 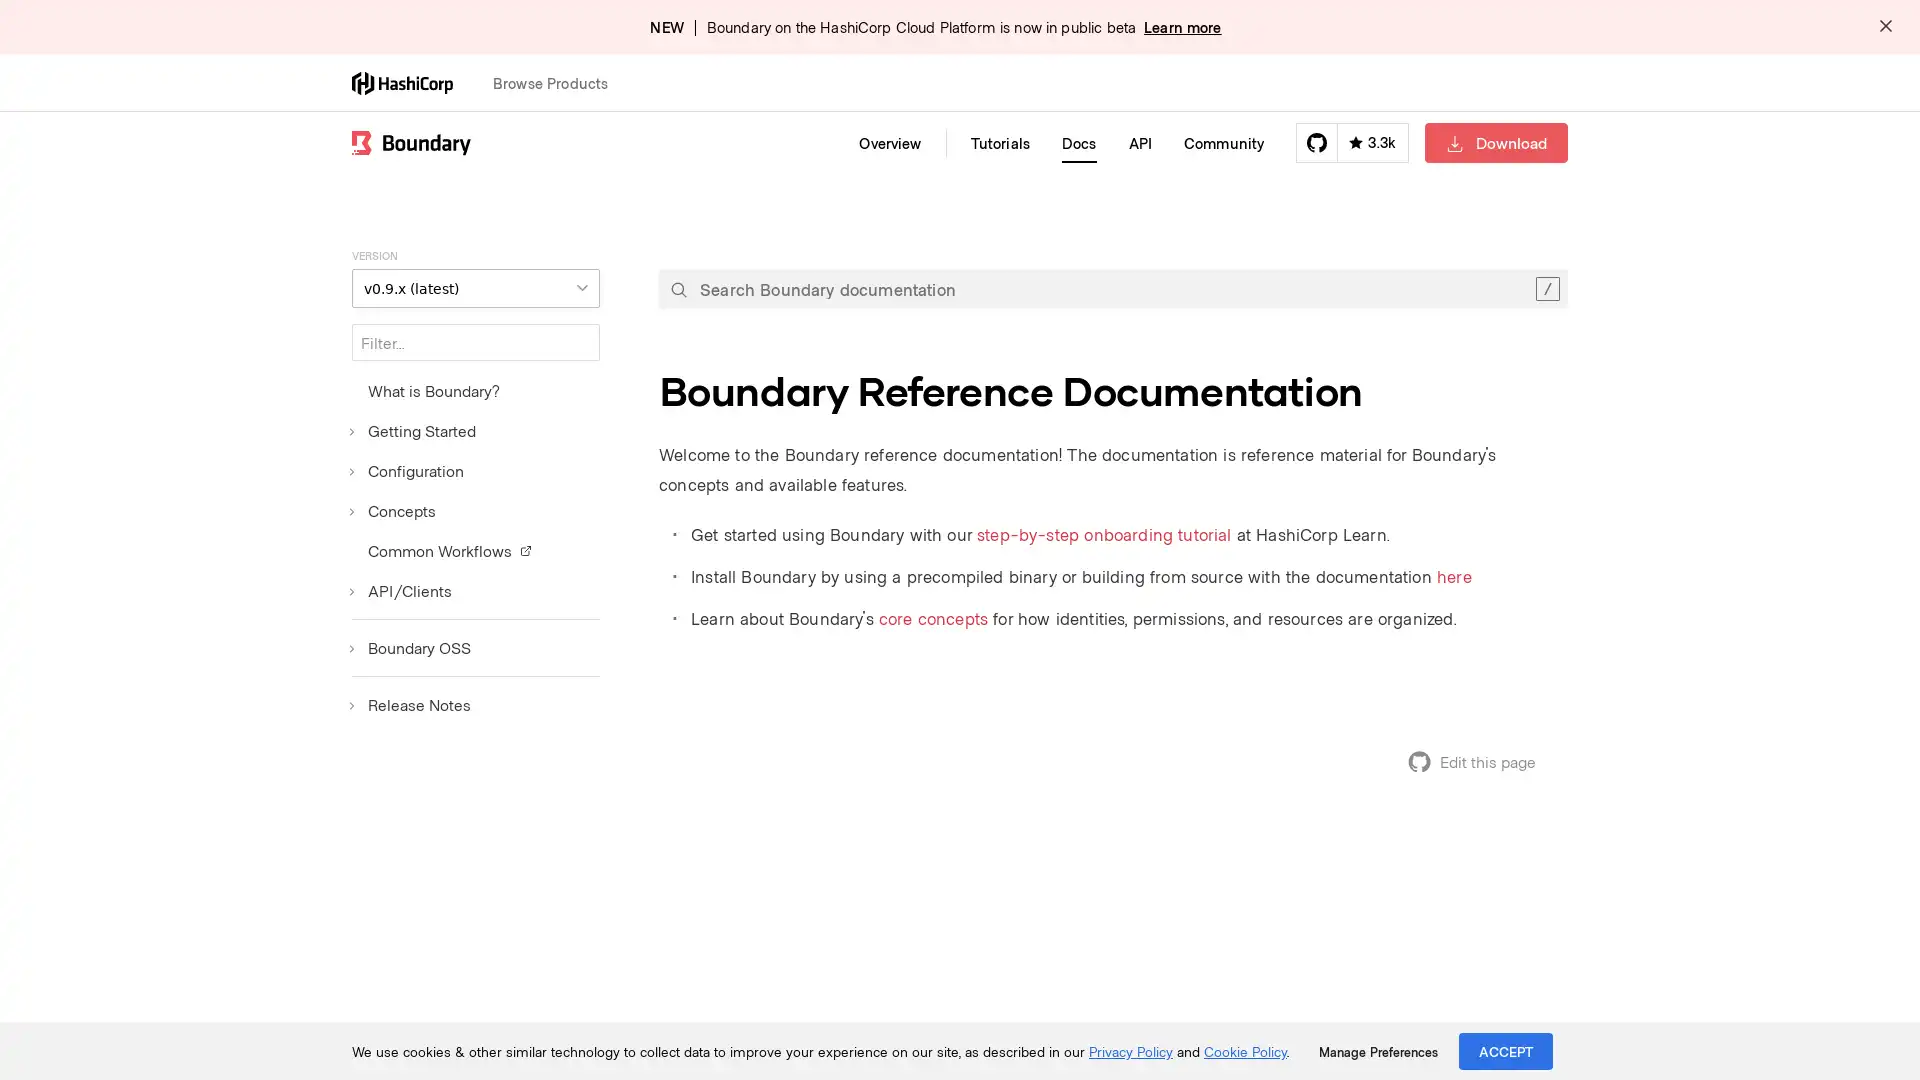 What do you see at coordinates (401, 589) in the screenshot?
I see `API/Clients` at bounding box center [401, 589].